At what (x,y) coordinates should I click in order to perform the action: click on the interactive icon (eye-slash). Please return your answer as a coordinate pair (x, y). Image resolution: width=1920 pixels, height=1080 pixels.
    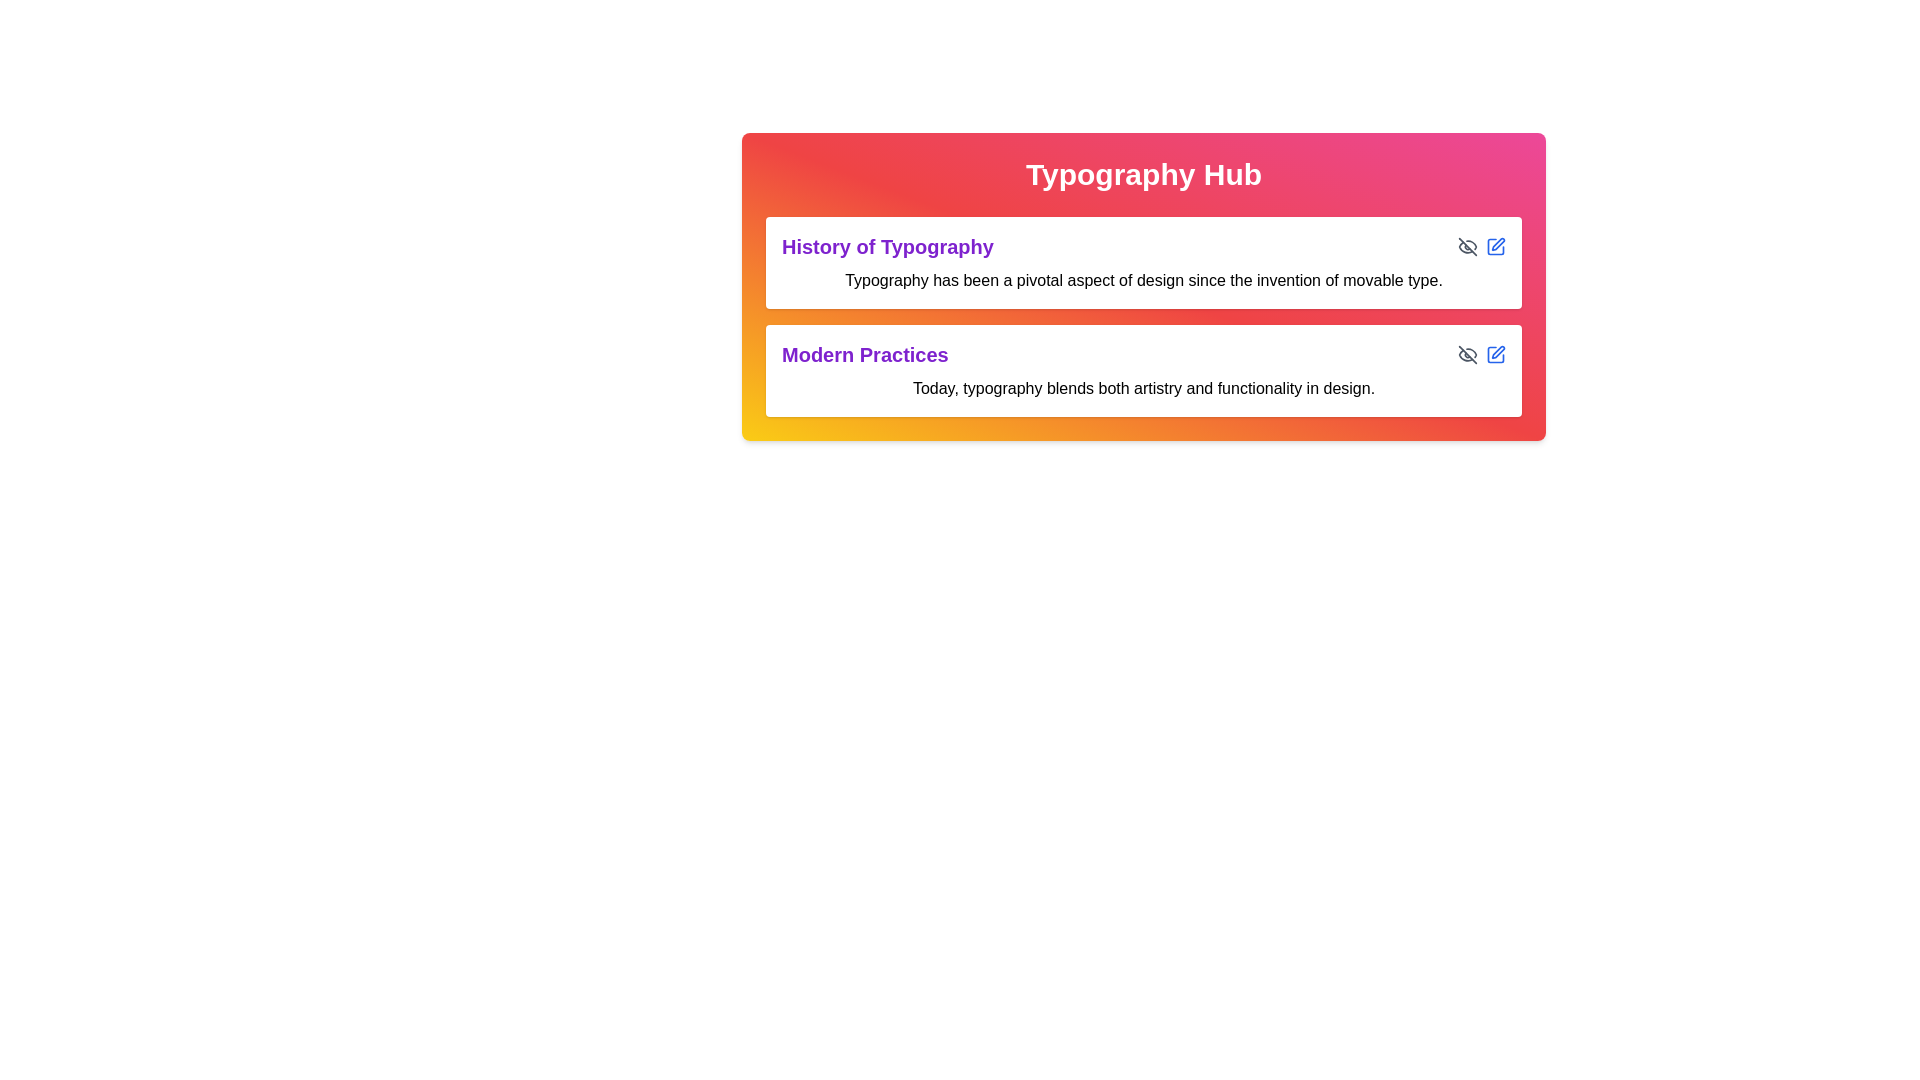
    Looking at the image, I should click on (1468, 245).